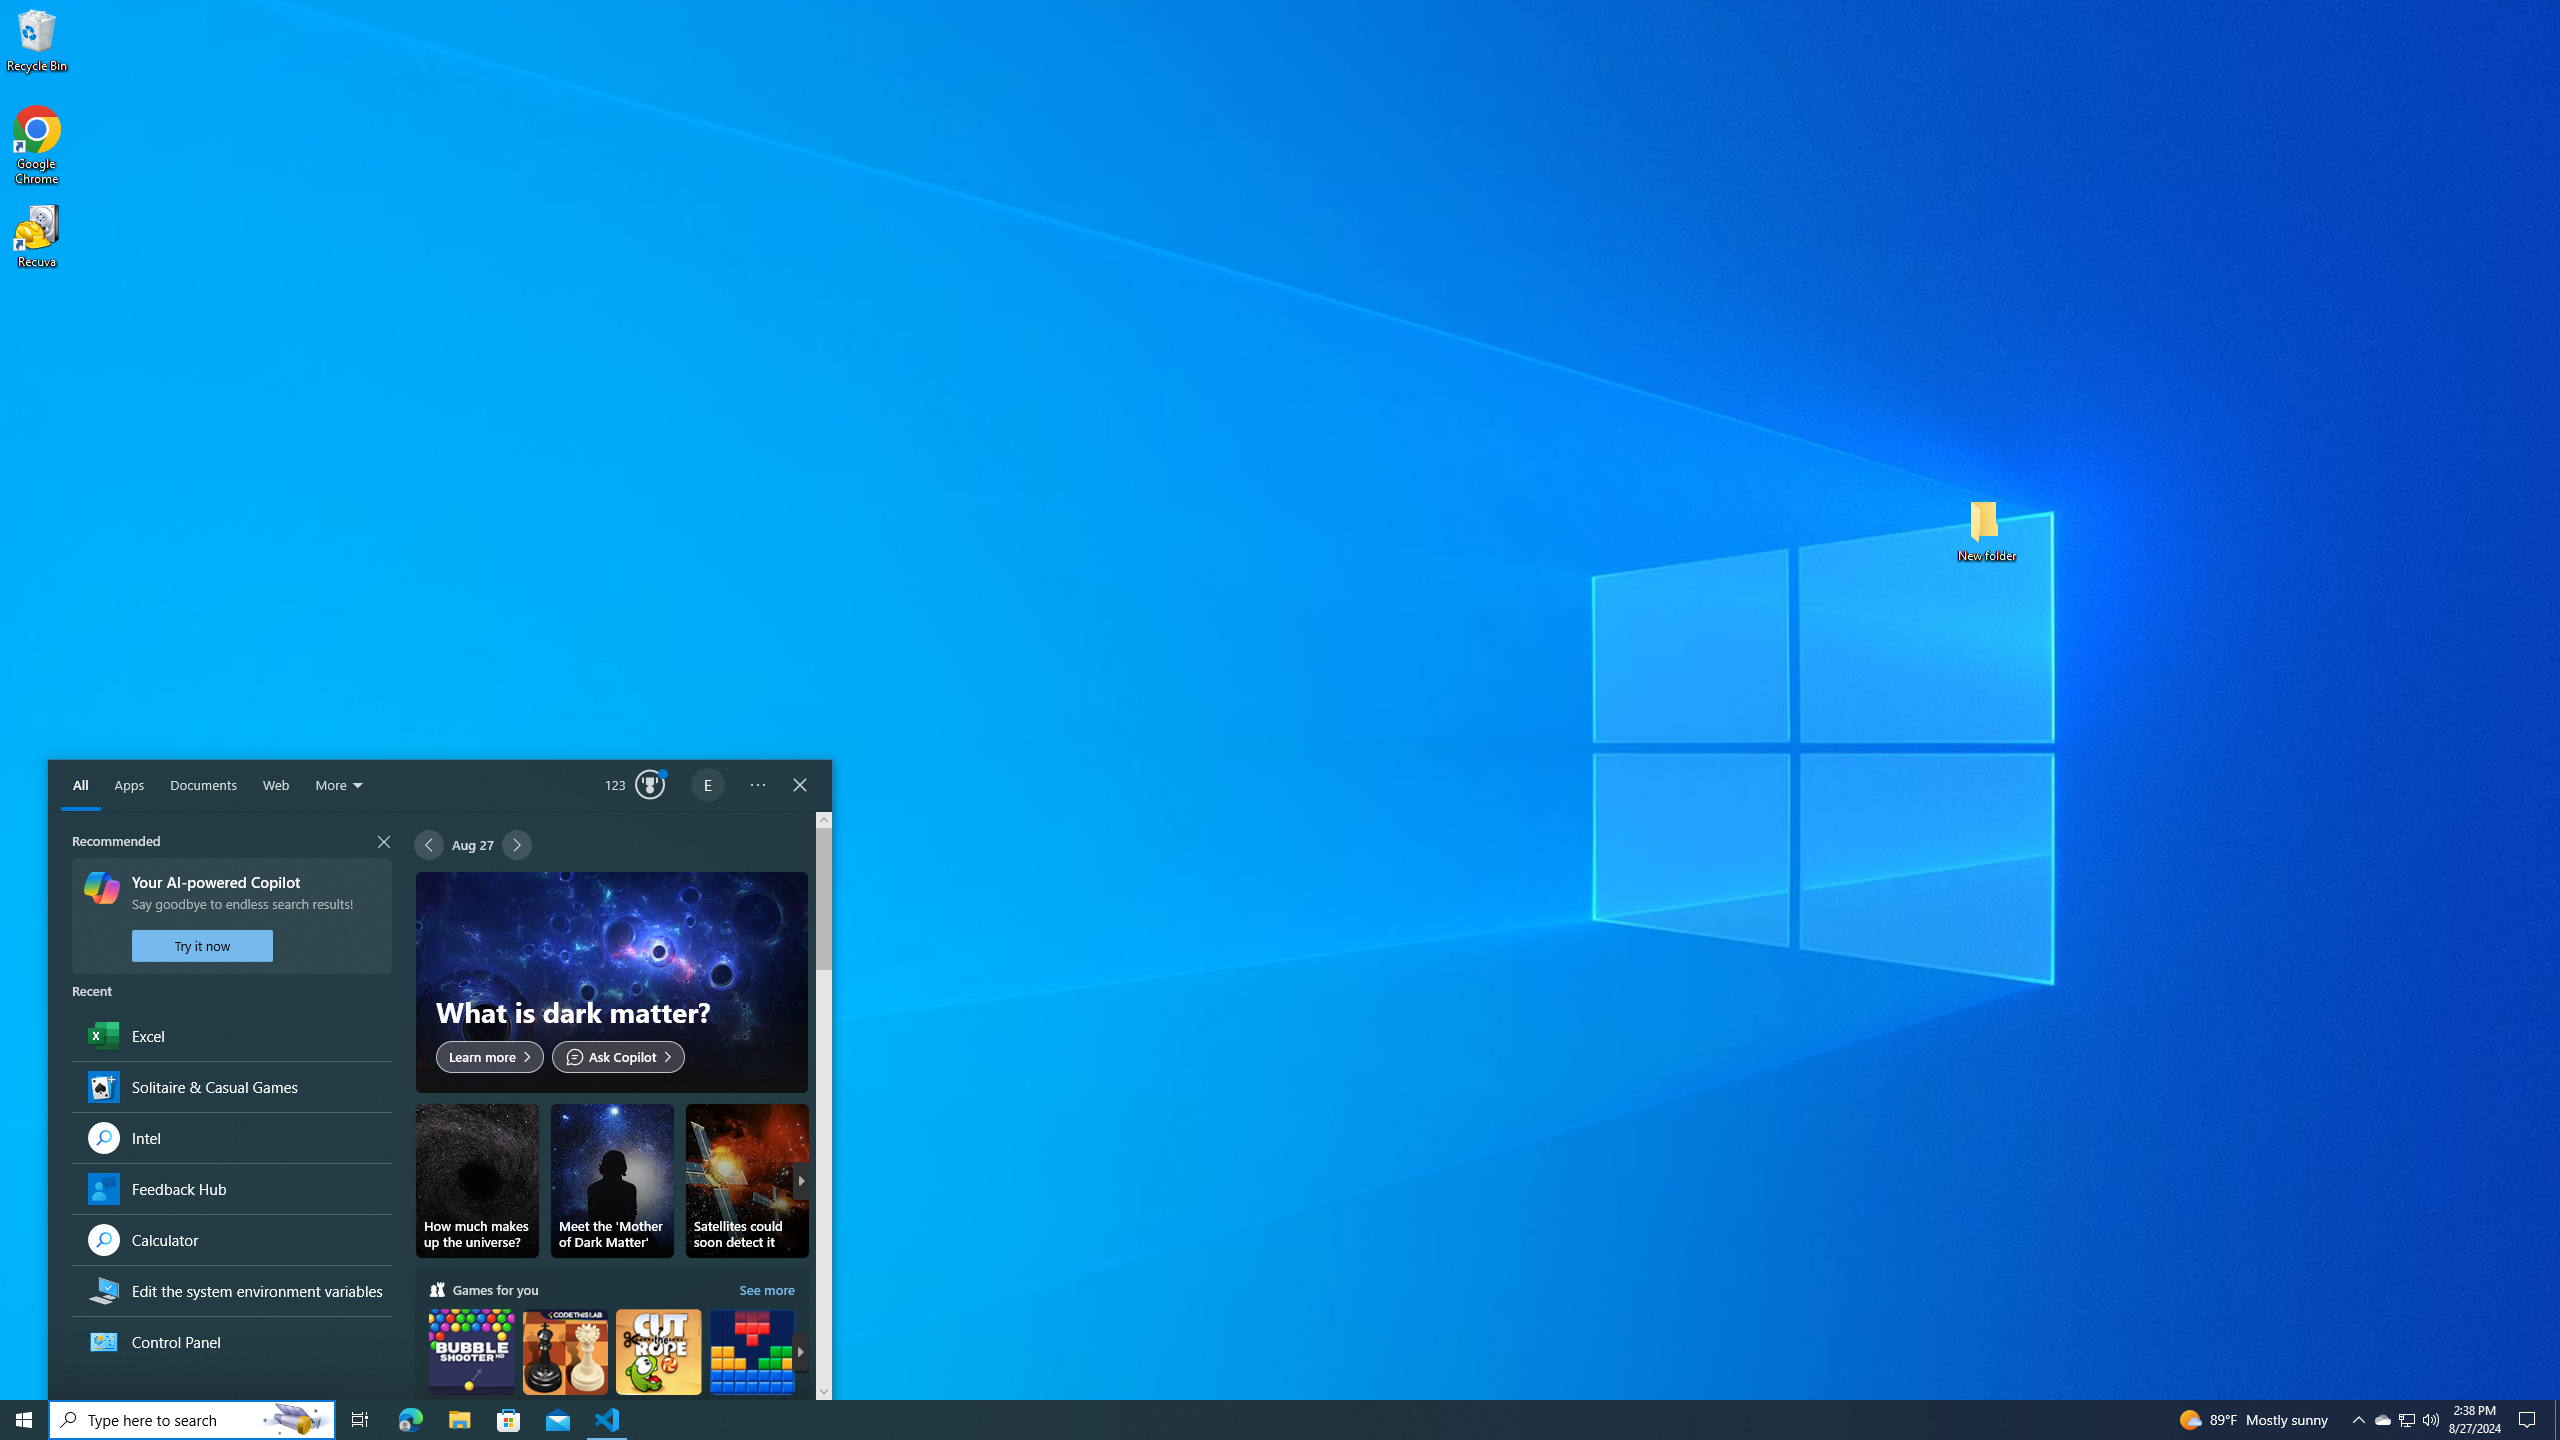 The width and height of the screenshot is (2560, 1440). I want to click on 'Recent Group,Excel, App', so click(231, 1034).